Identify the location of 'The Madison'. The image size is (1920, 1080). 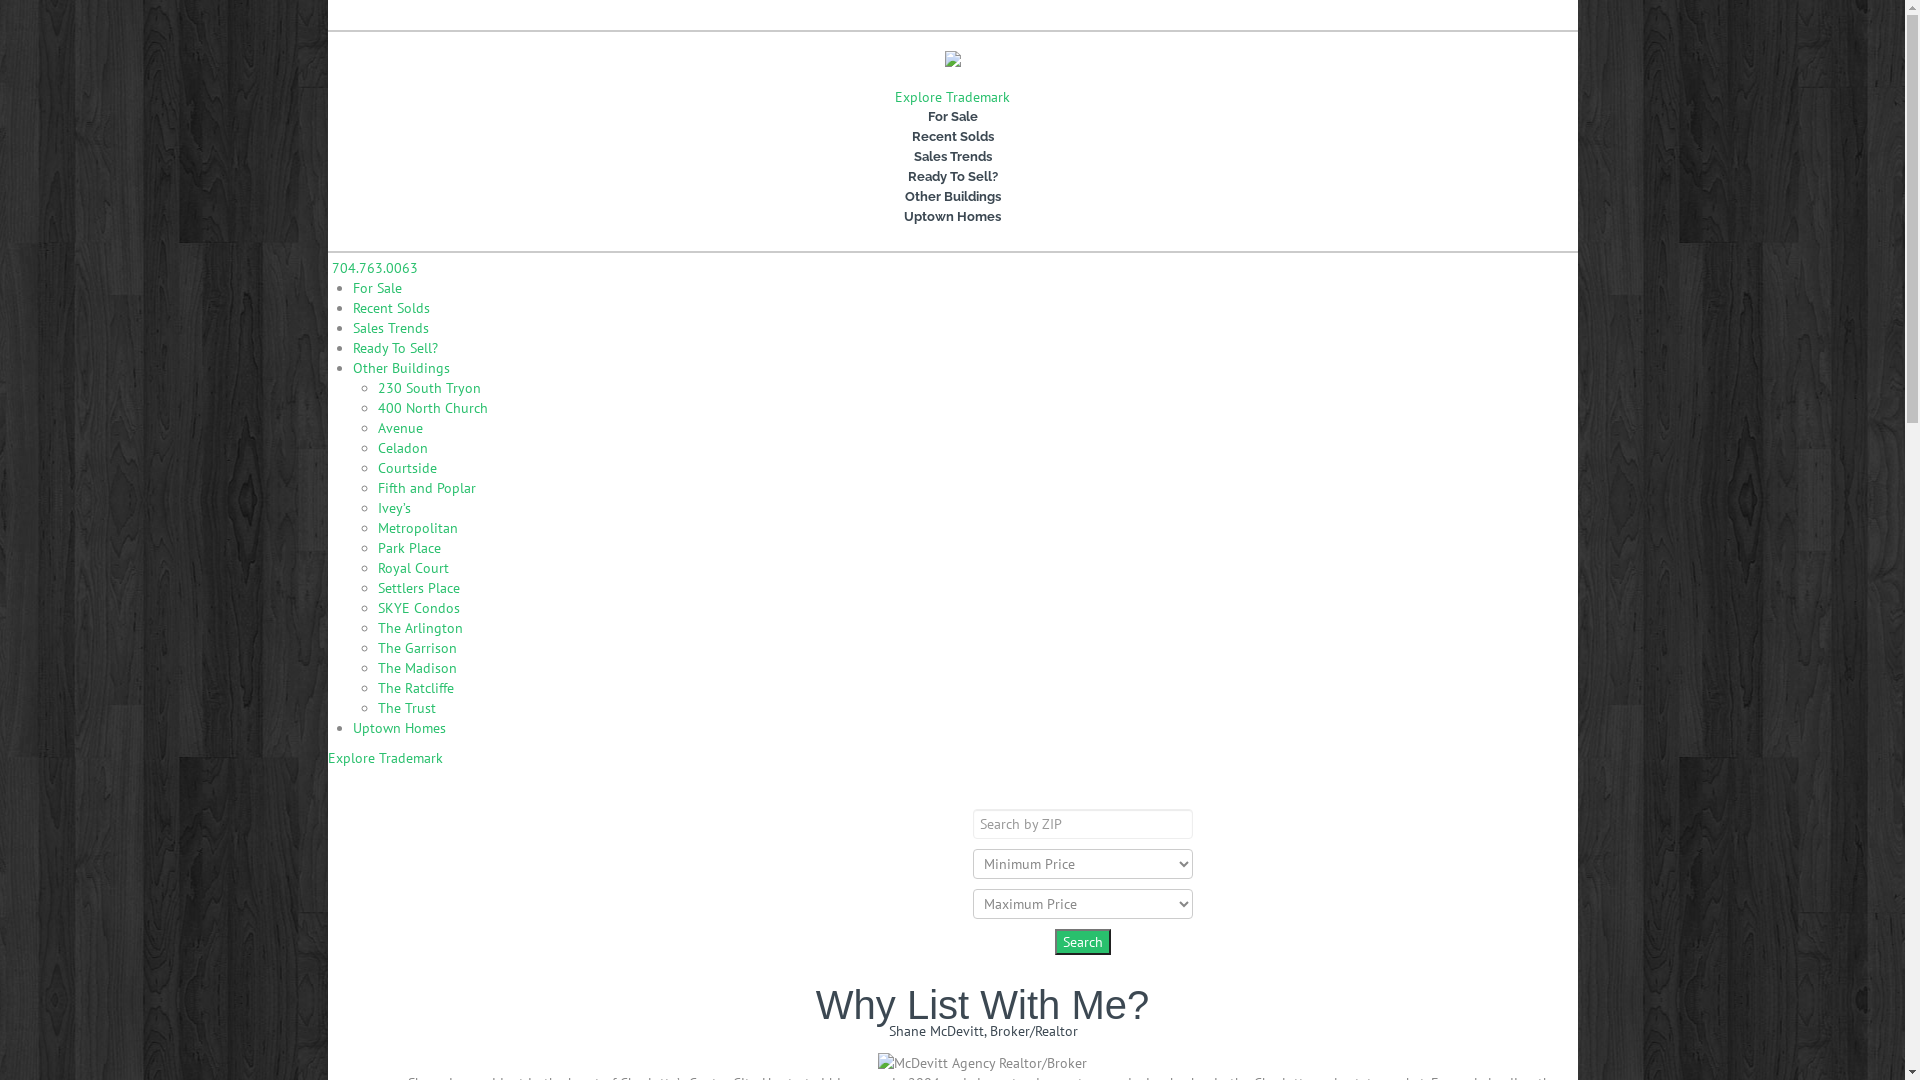
(416, 667).